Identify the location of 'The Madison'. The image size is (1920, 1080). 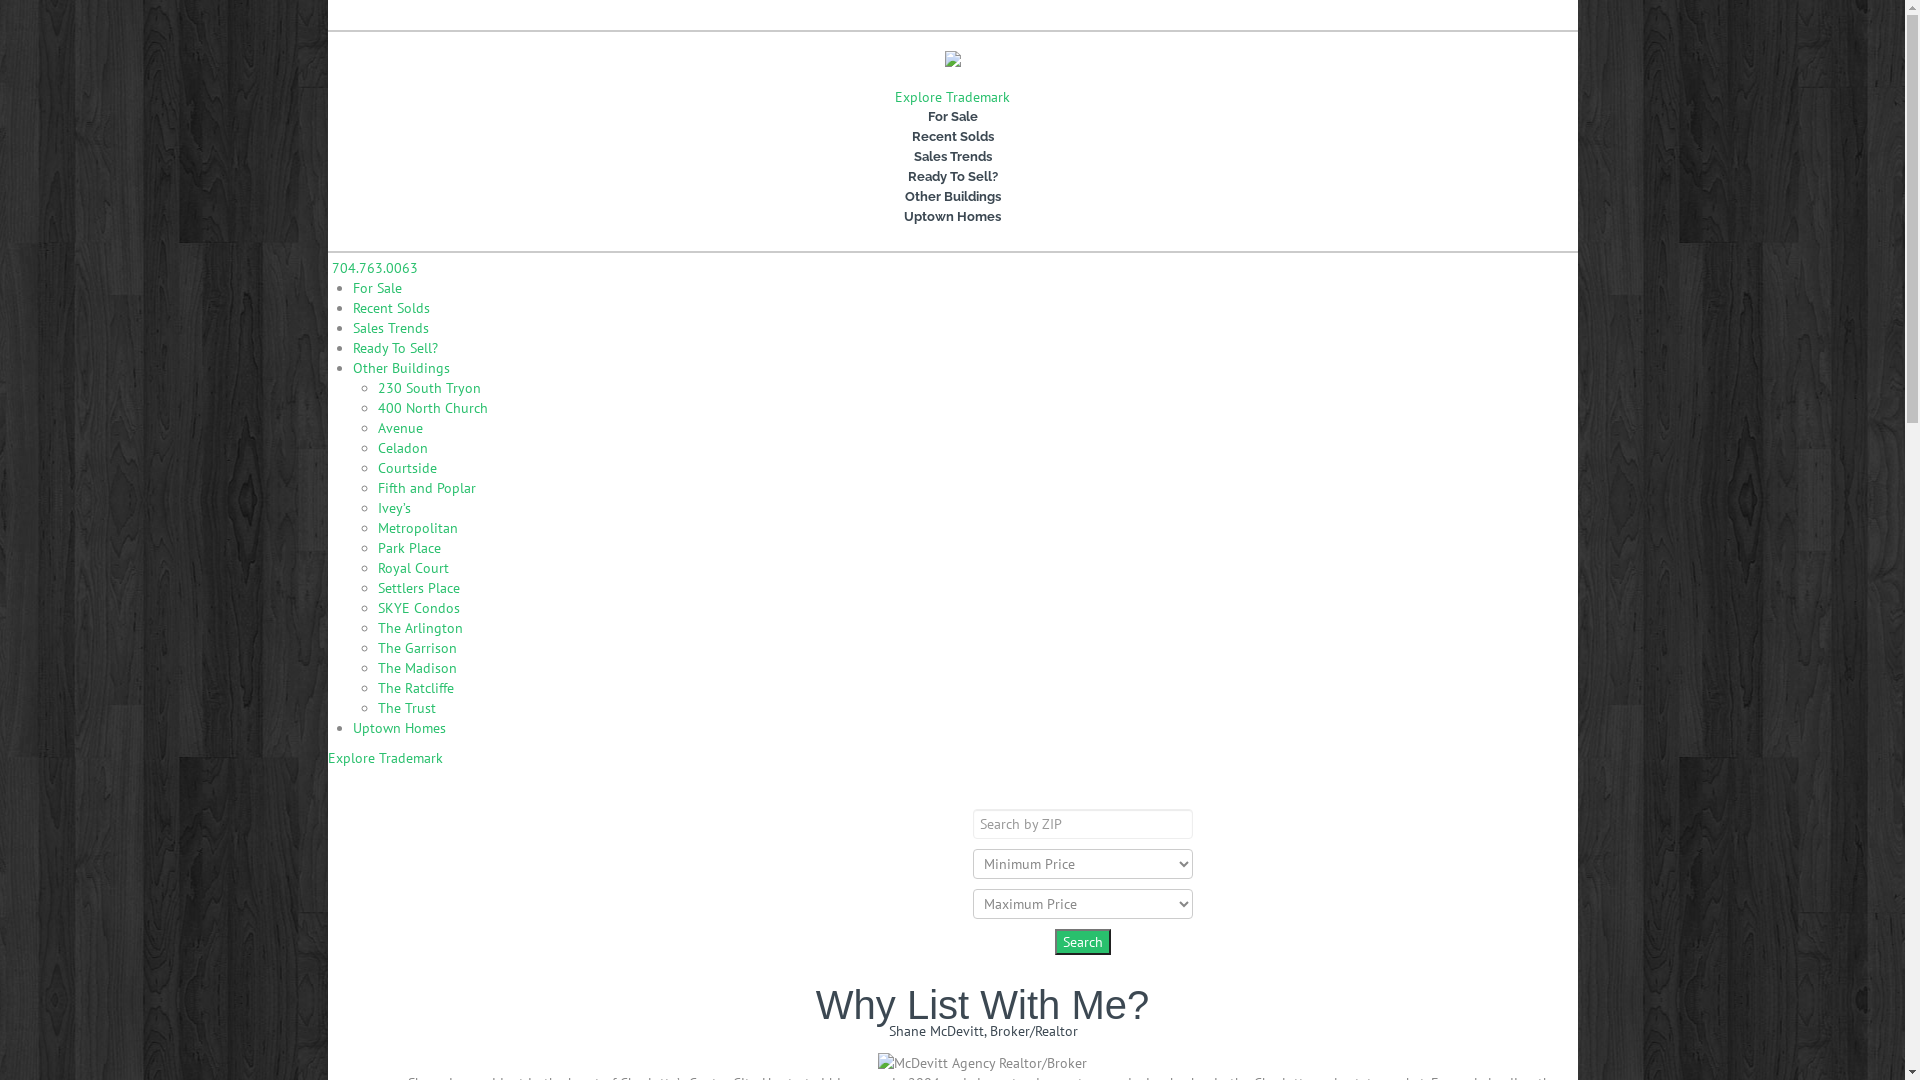
(416, 667).